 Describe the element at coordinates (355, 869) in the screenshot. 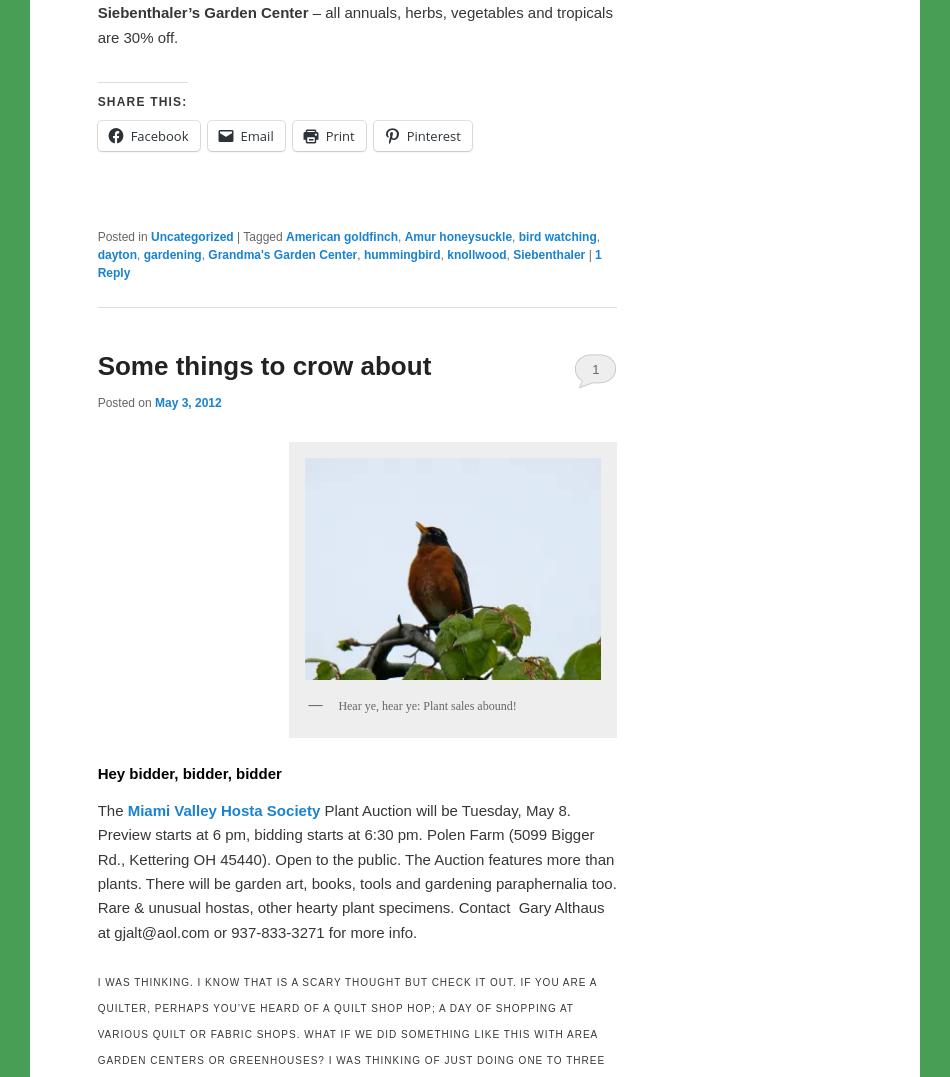

I see `'Plant Auction will be Tuesday, May 8. Preview starts at 6 pm, bidding starts at 6:30 pm. Polen Farm (5099 Bigger Rd., Kettering OH 45440). Open to the public. The Auction features more than plants. There will be garden art, books, tools and gardening paraphernalia too. Rare & unusual hostas, other hearty plant specimens. Contact  Gary Althaus at gjalt@aol.com or 937-833-3271 for more info.'` at that location.